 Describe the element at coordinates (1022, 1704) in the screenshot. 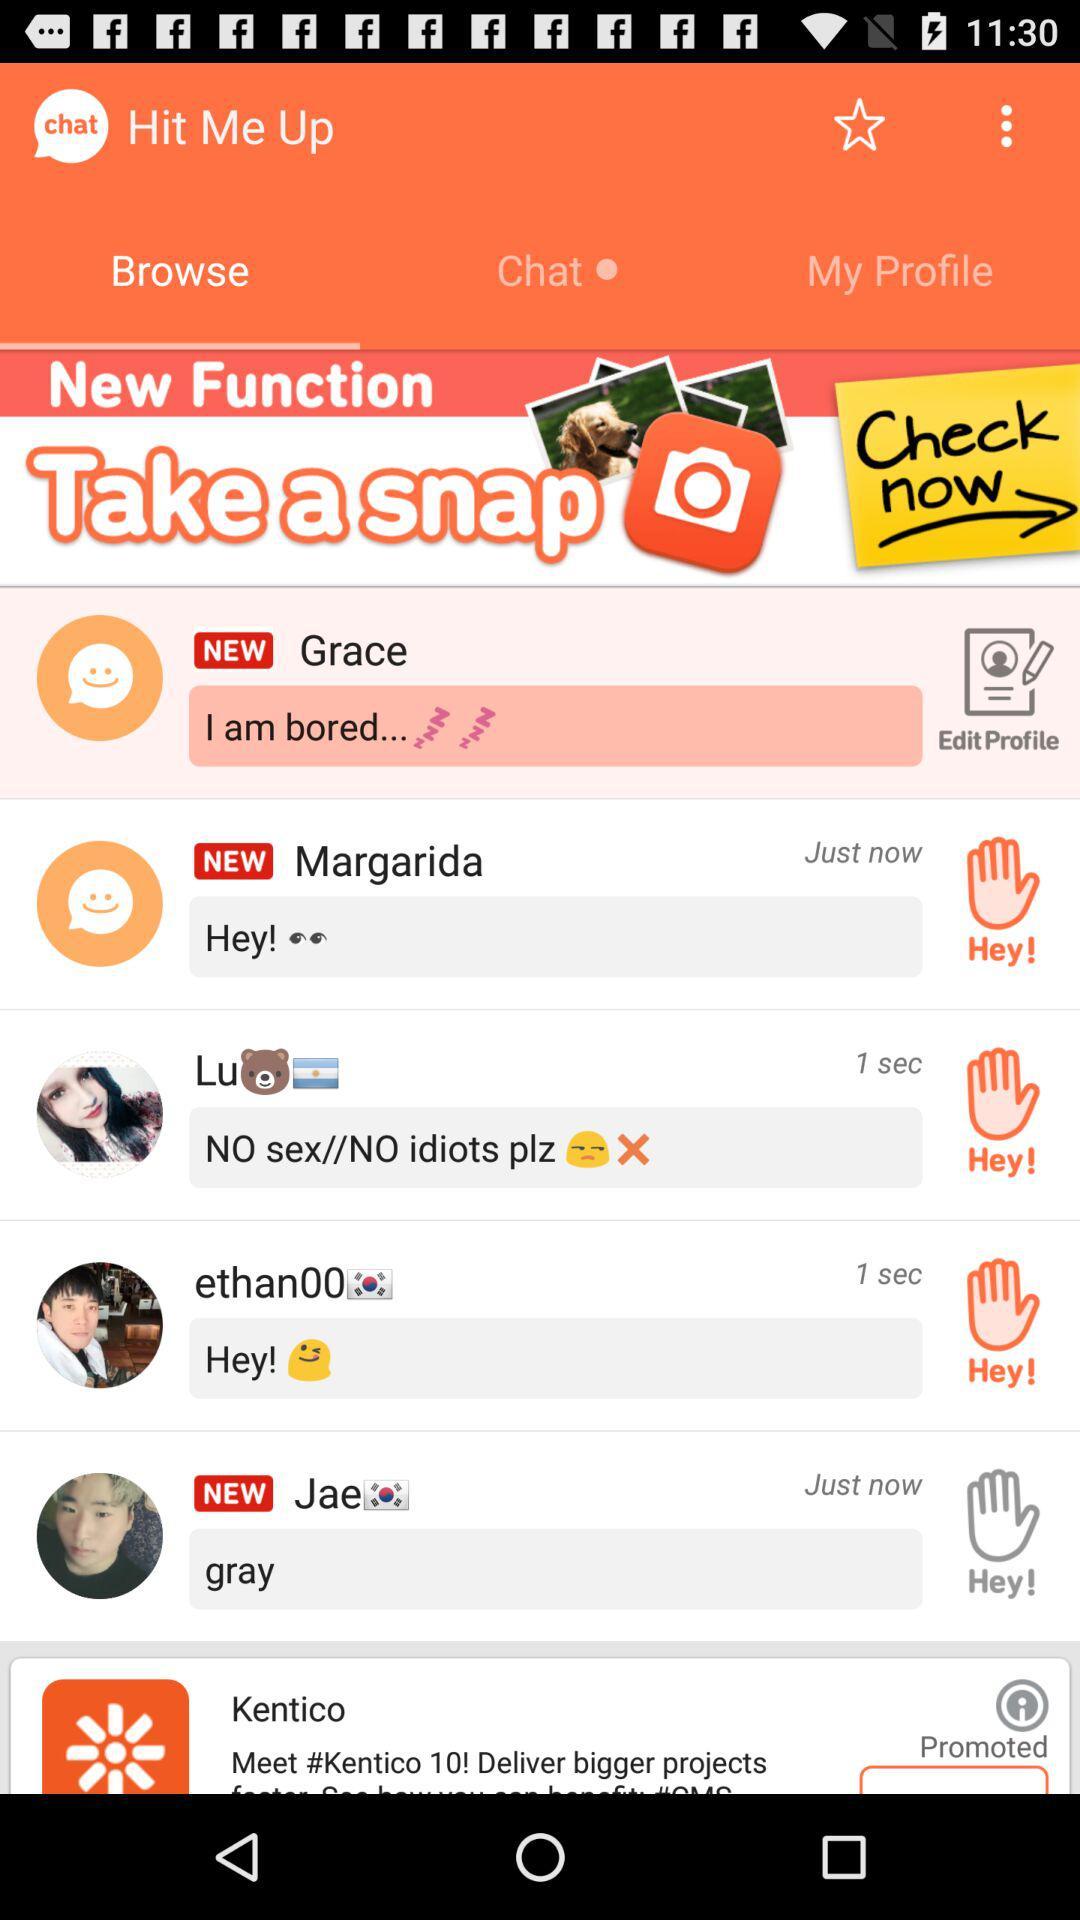

I see `get promoter 's information` at that location.